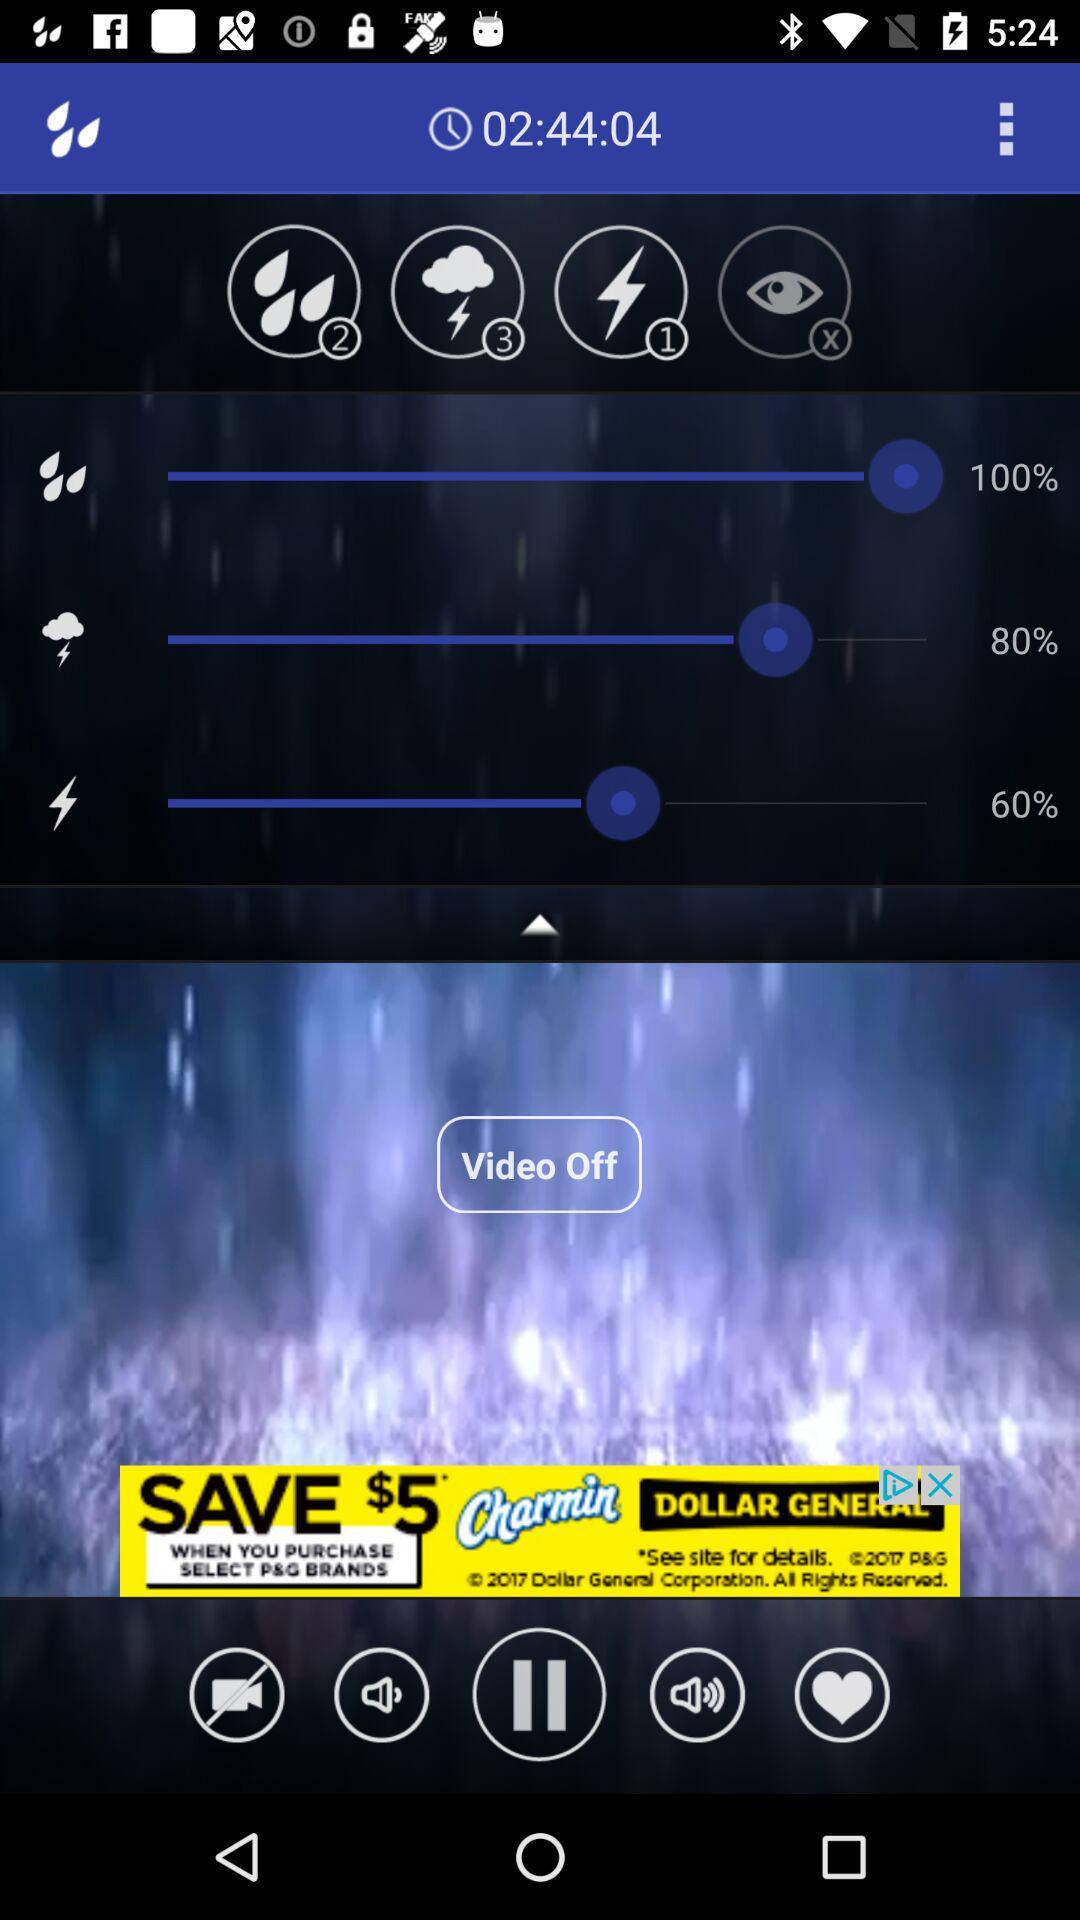 The height and width of the screenshot is (1920, 1080). Describe the element at coordinates (620, 291) in the screenshot. I see `the flash icon` at that location.